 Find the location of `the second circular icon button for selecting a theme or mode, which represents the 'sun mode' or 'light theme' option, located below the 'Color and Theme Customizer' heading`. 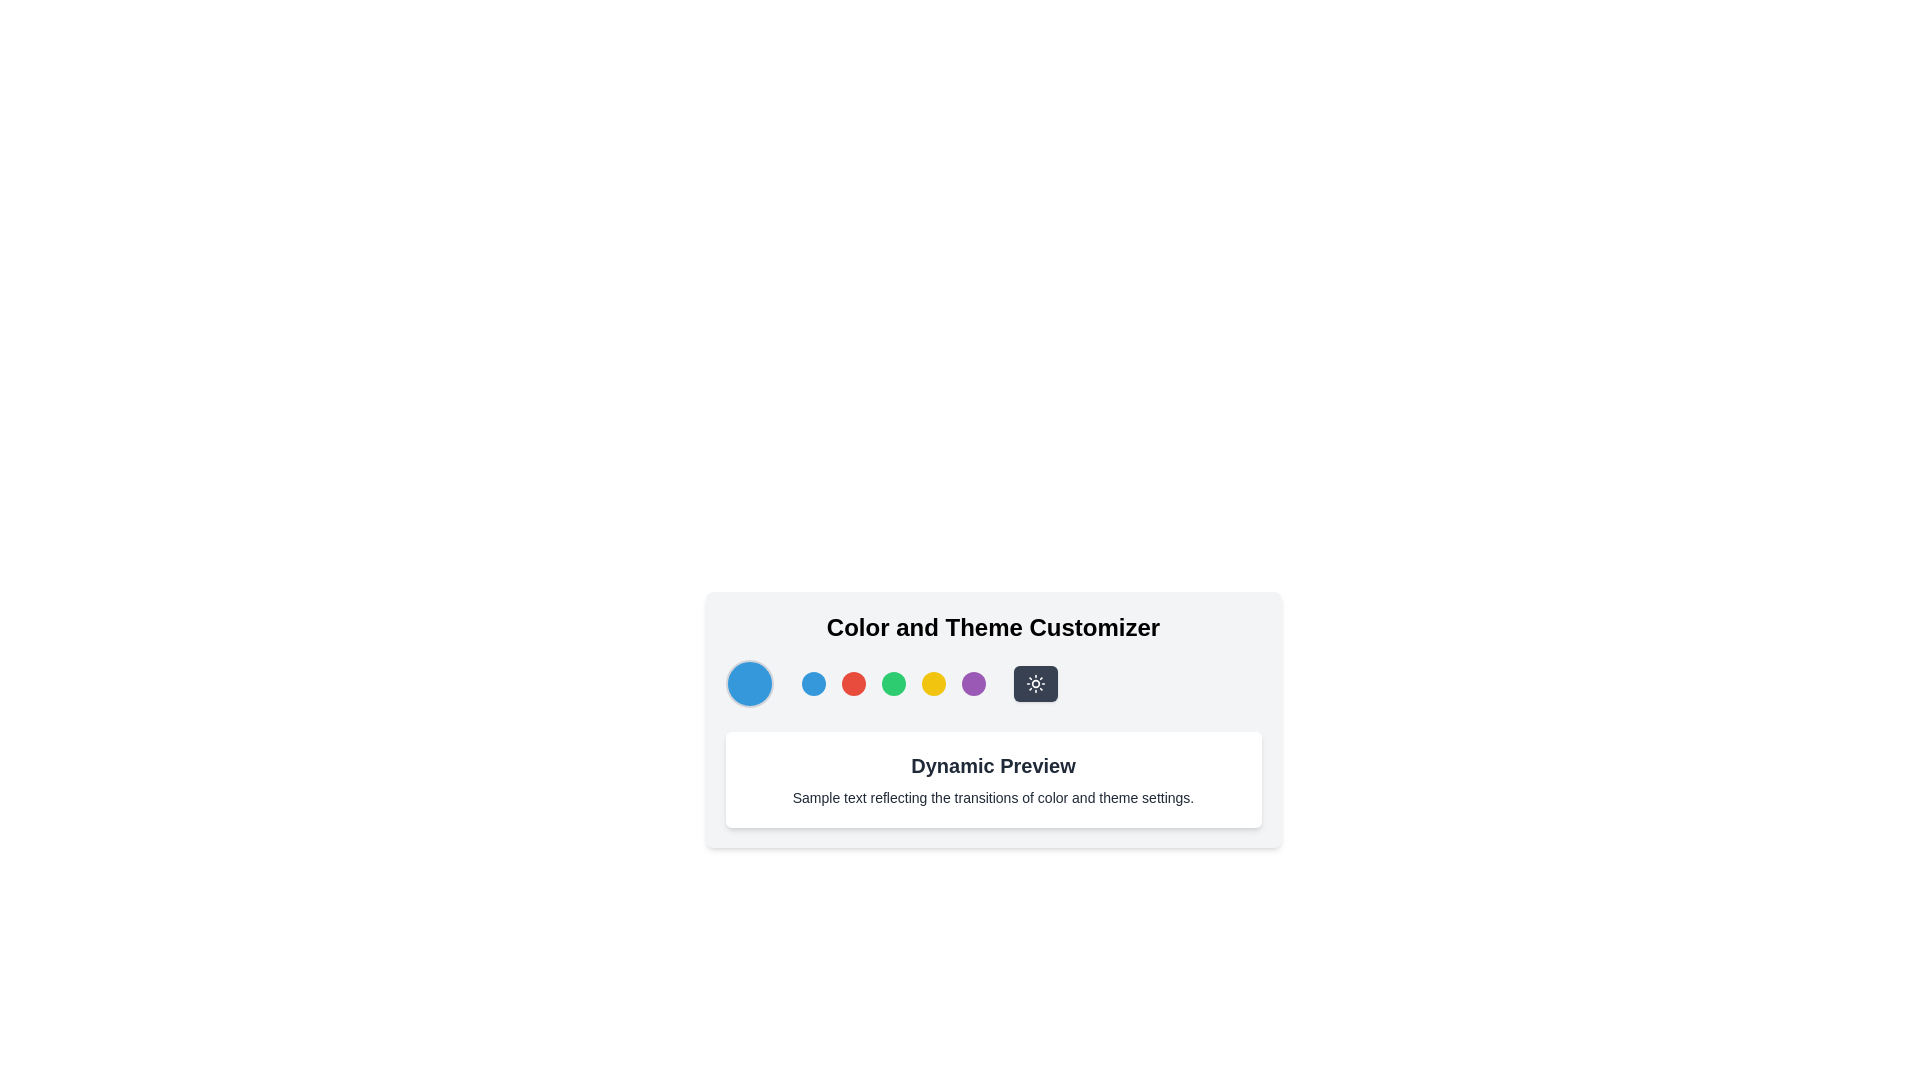

the second circular icon button for selecting a theme or mode, which represents the 'sun mode' or 'light theme' option, located below the 'Color and Theme Customizer' heading is located at coordinates (1035, 682).